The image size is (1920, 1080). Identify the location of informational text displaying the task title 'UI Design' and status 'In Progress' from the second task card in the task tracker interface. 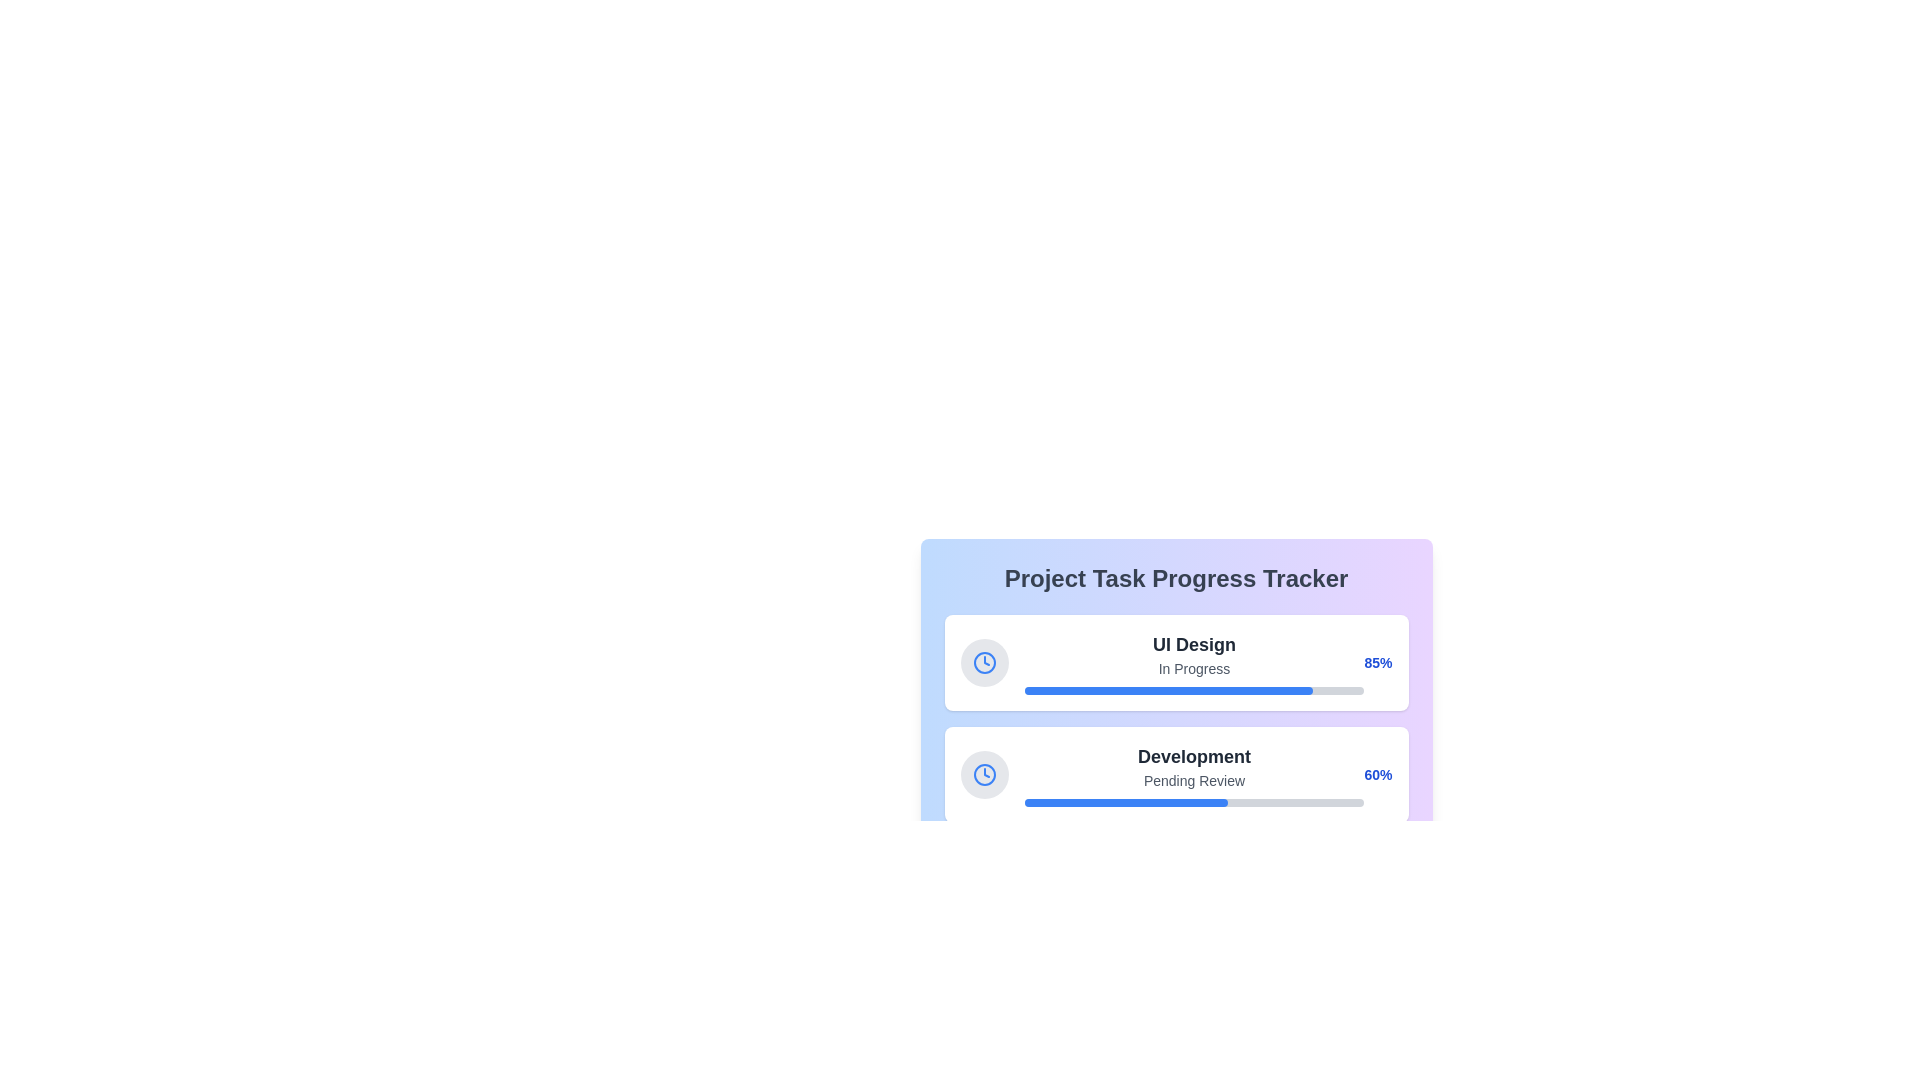
(1194, 663).